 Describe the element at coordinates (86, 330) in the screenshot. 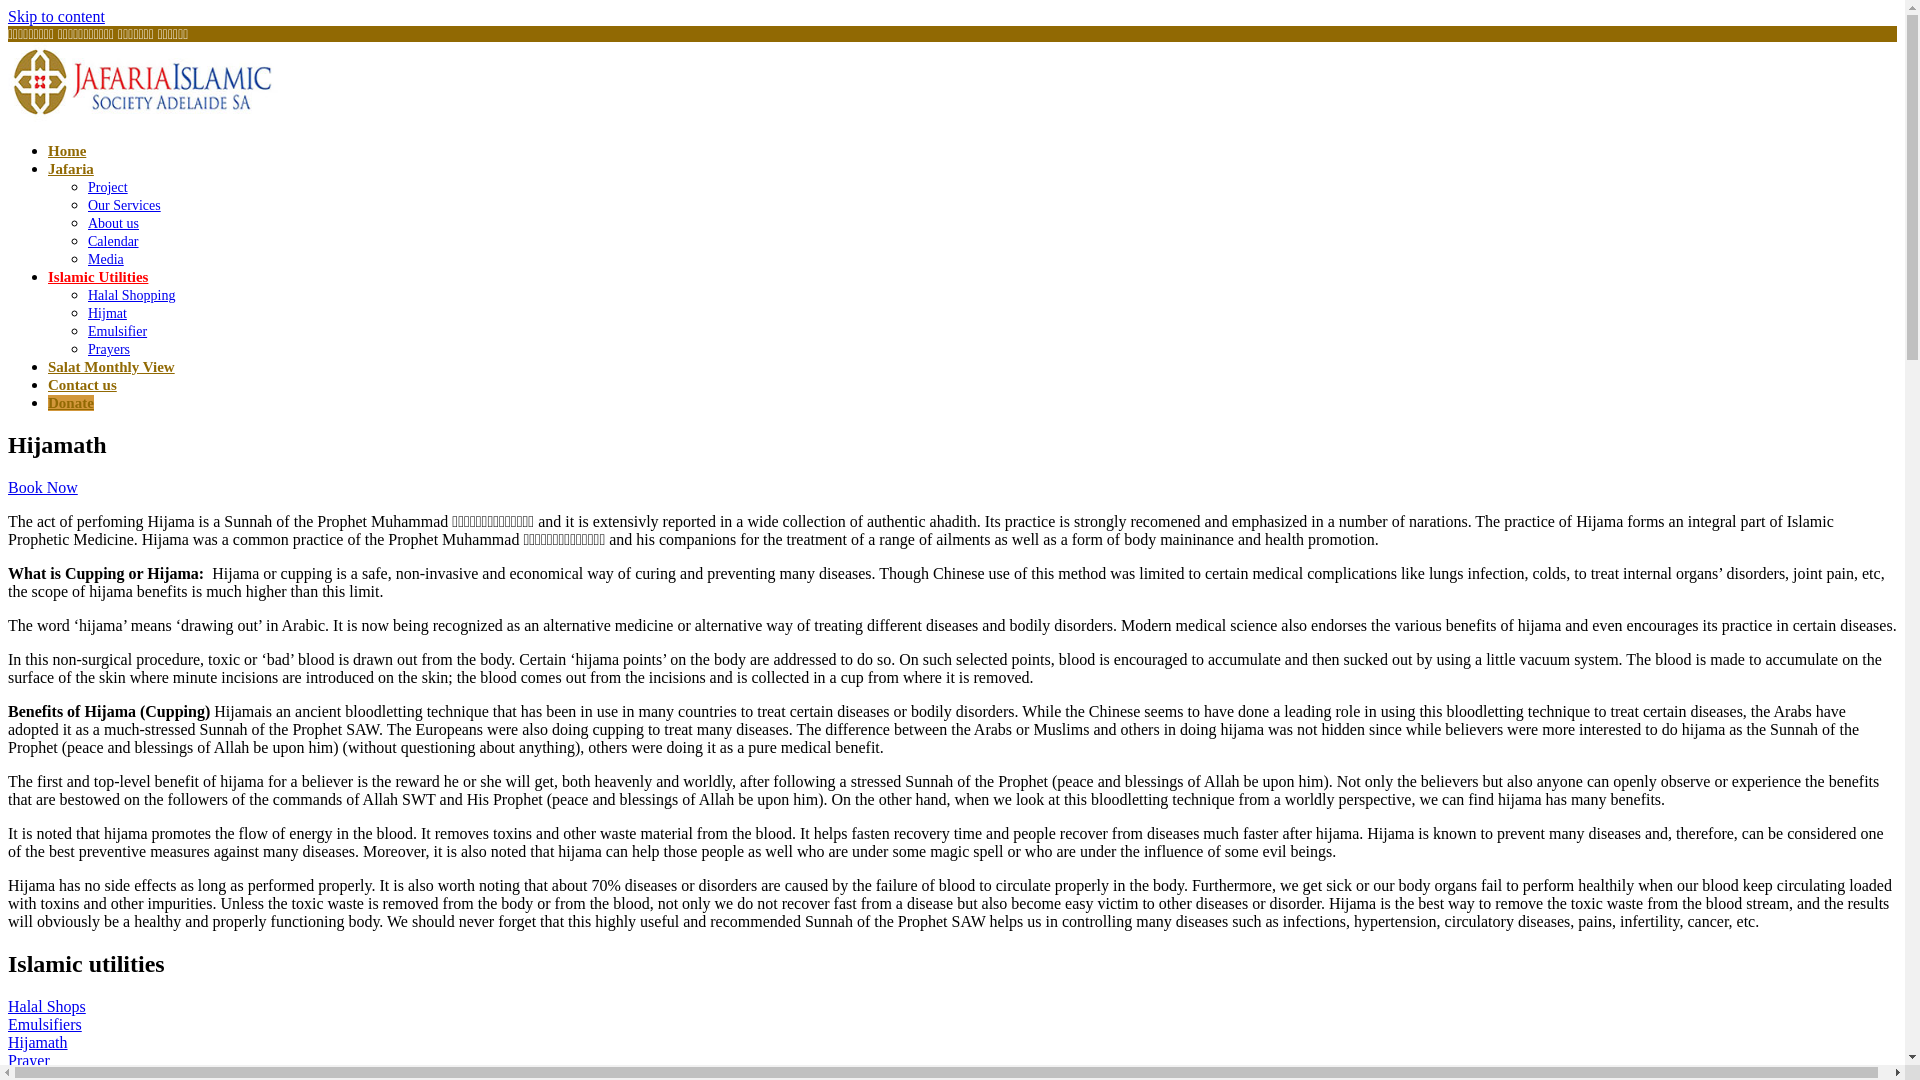

I see `'Emulsifier'` at that location.